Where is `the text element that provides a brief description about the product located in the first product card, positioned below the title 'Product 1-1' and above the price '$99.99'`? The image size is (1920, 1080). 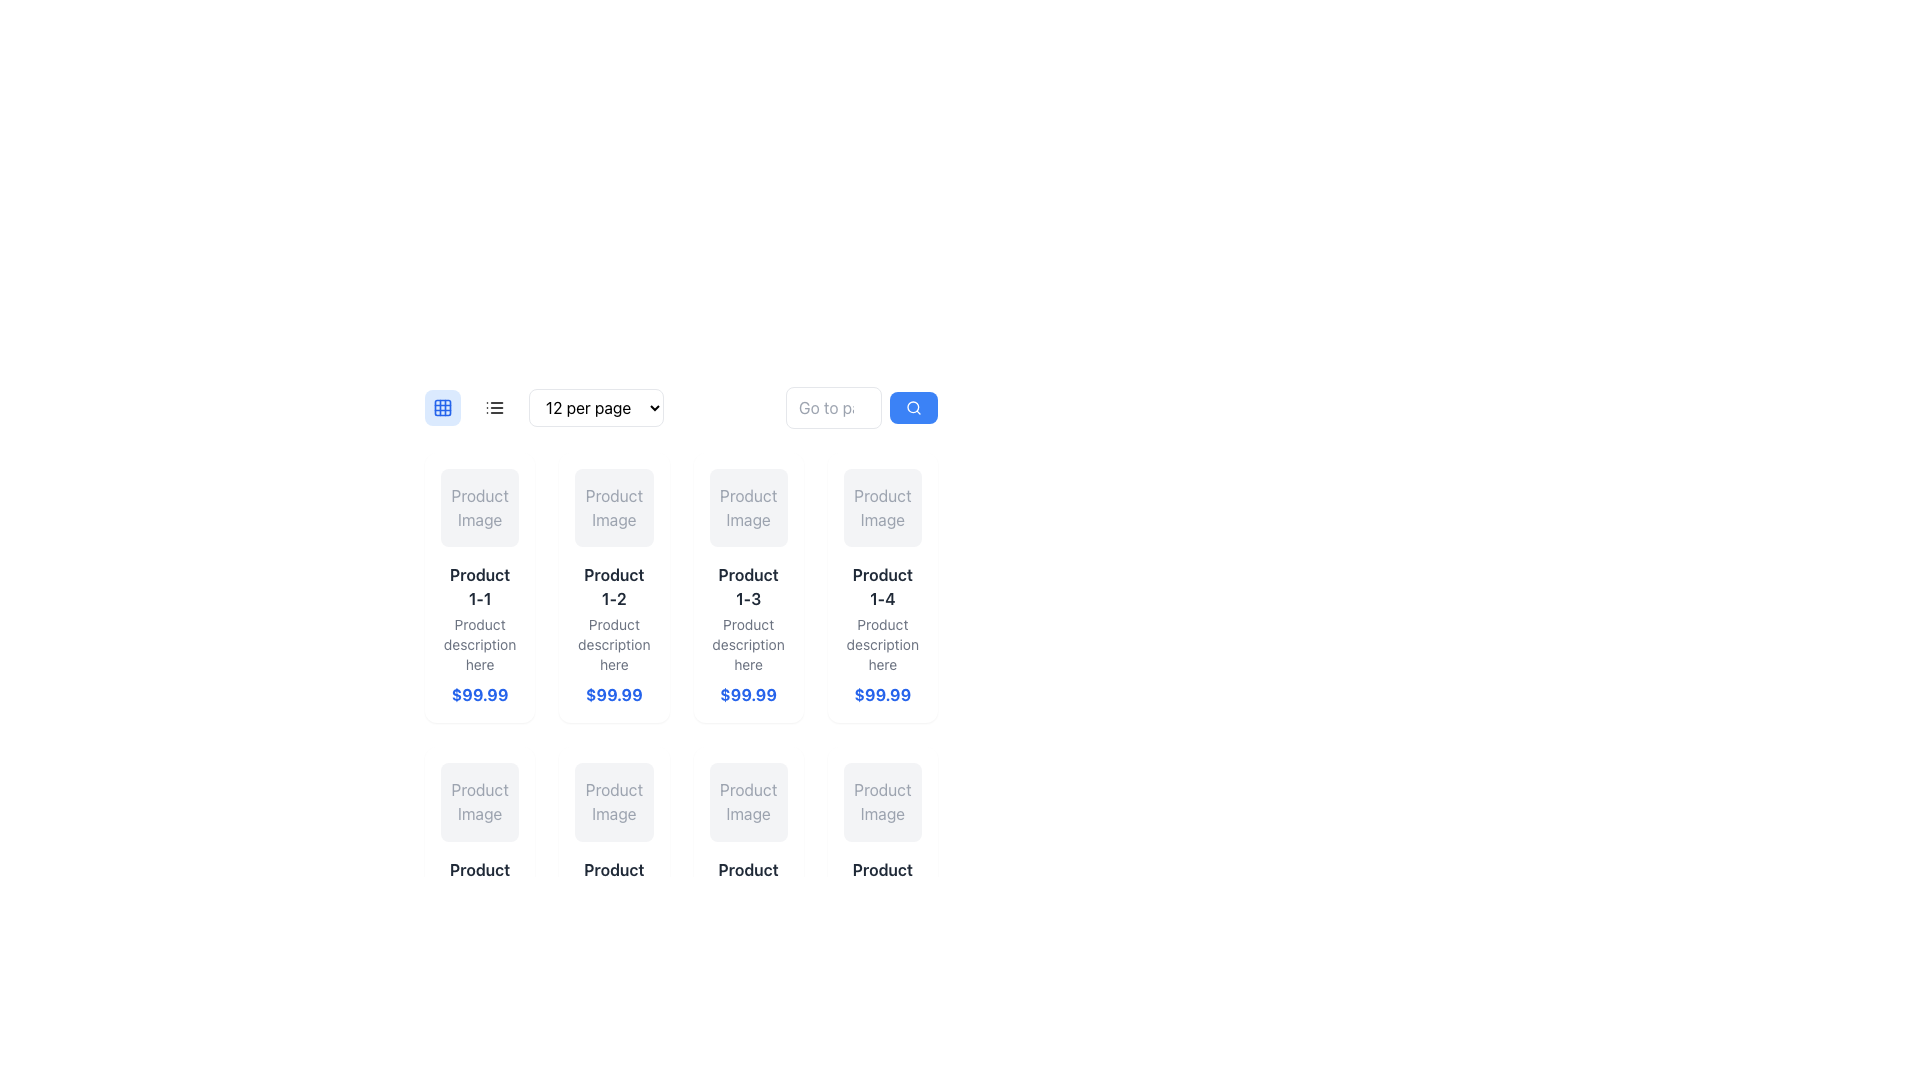 the text element that provides a brief description about the product located in the first product card, positioned below the title 'Product 1-1' and above the price '$99.99' is located at coordinates (480, 645).